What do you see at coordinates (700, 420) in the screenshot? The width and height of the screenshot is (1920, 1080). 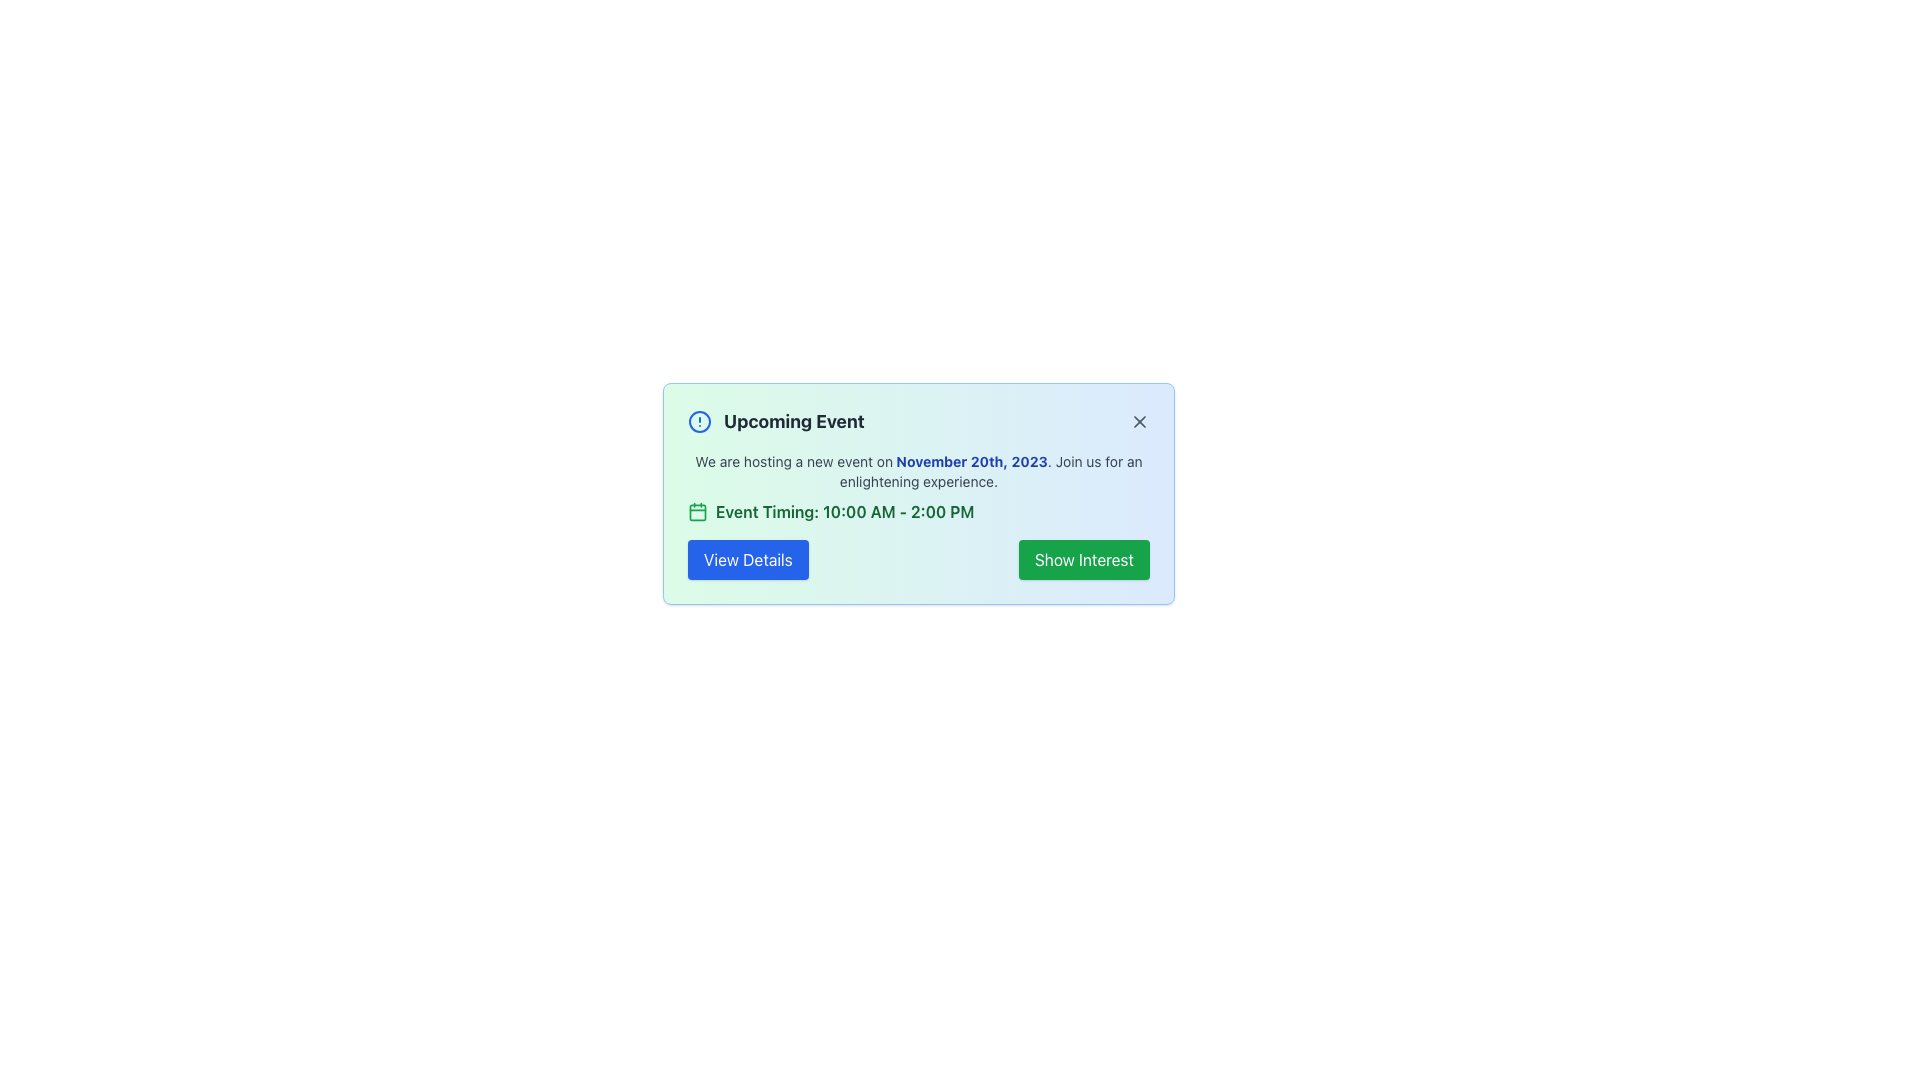 I see `the circular graphical component of the SVG alert icon located to the left of the 'Upcoming Event' text header within a card` at bounding box center [700, 420].